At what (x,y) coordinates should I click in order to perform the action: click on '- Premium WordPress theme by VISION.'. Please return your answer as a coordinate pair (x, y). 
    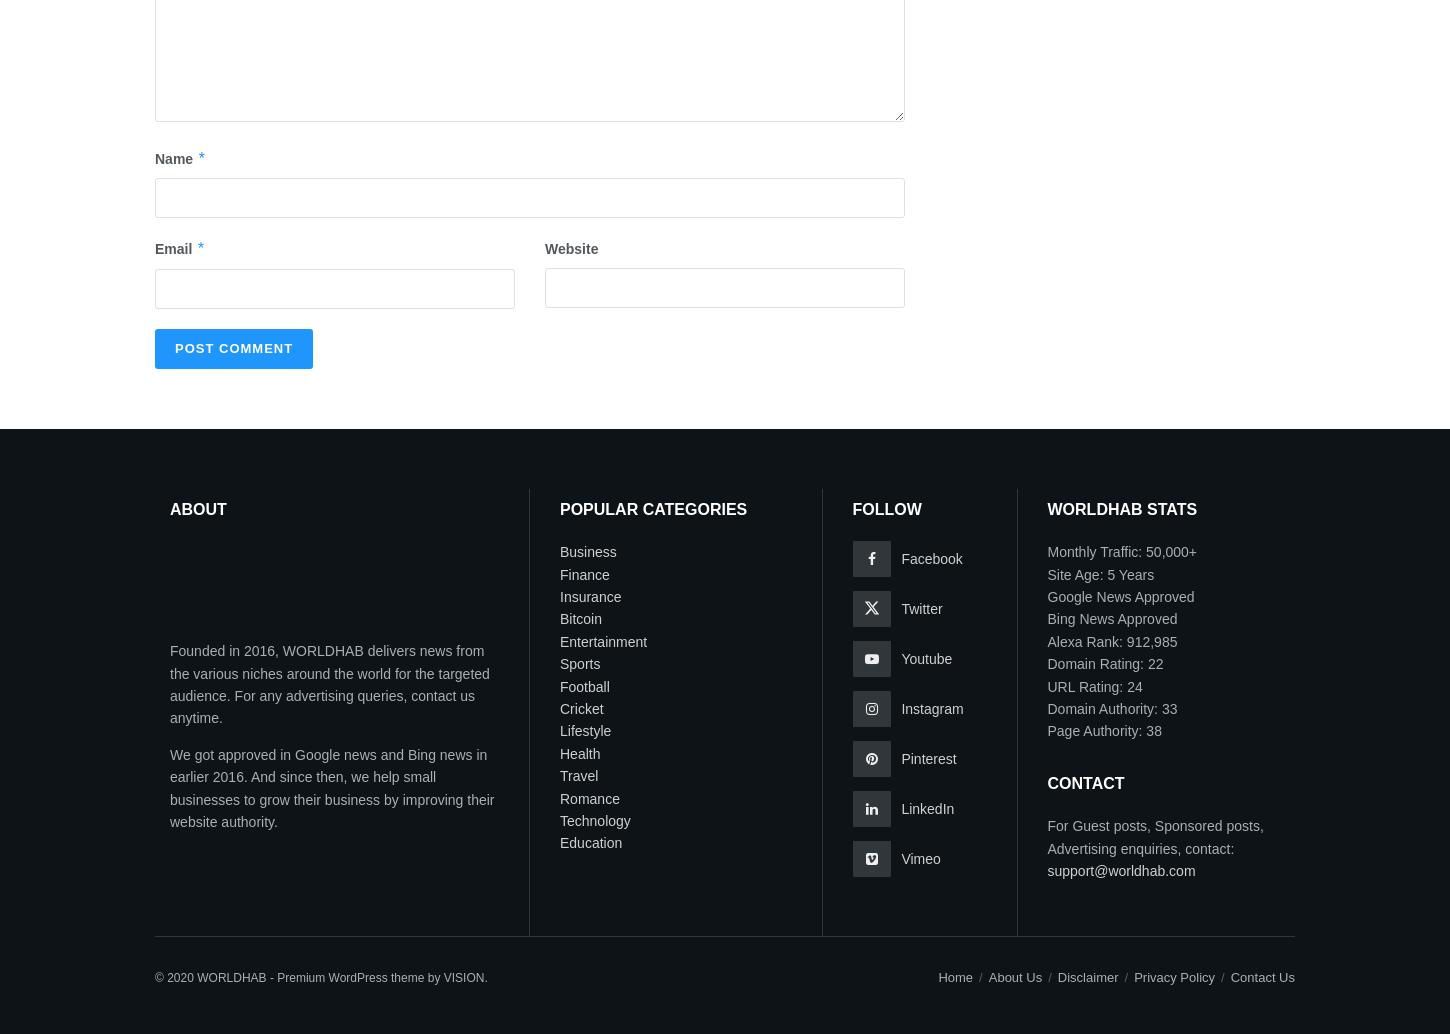
    Looking at the image, I should click on (375, 976).